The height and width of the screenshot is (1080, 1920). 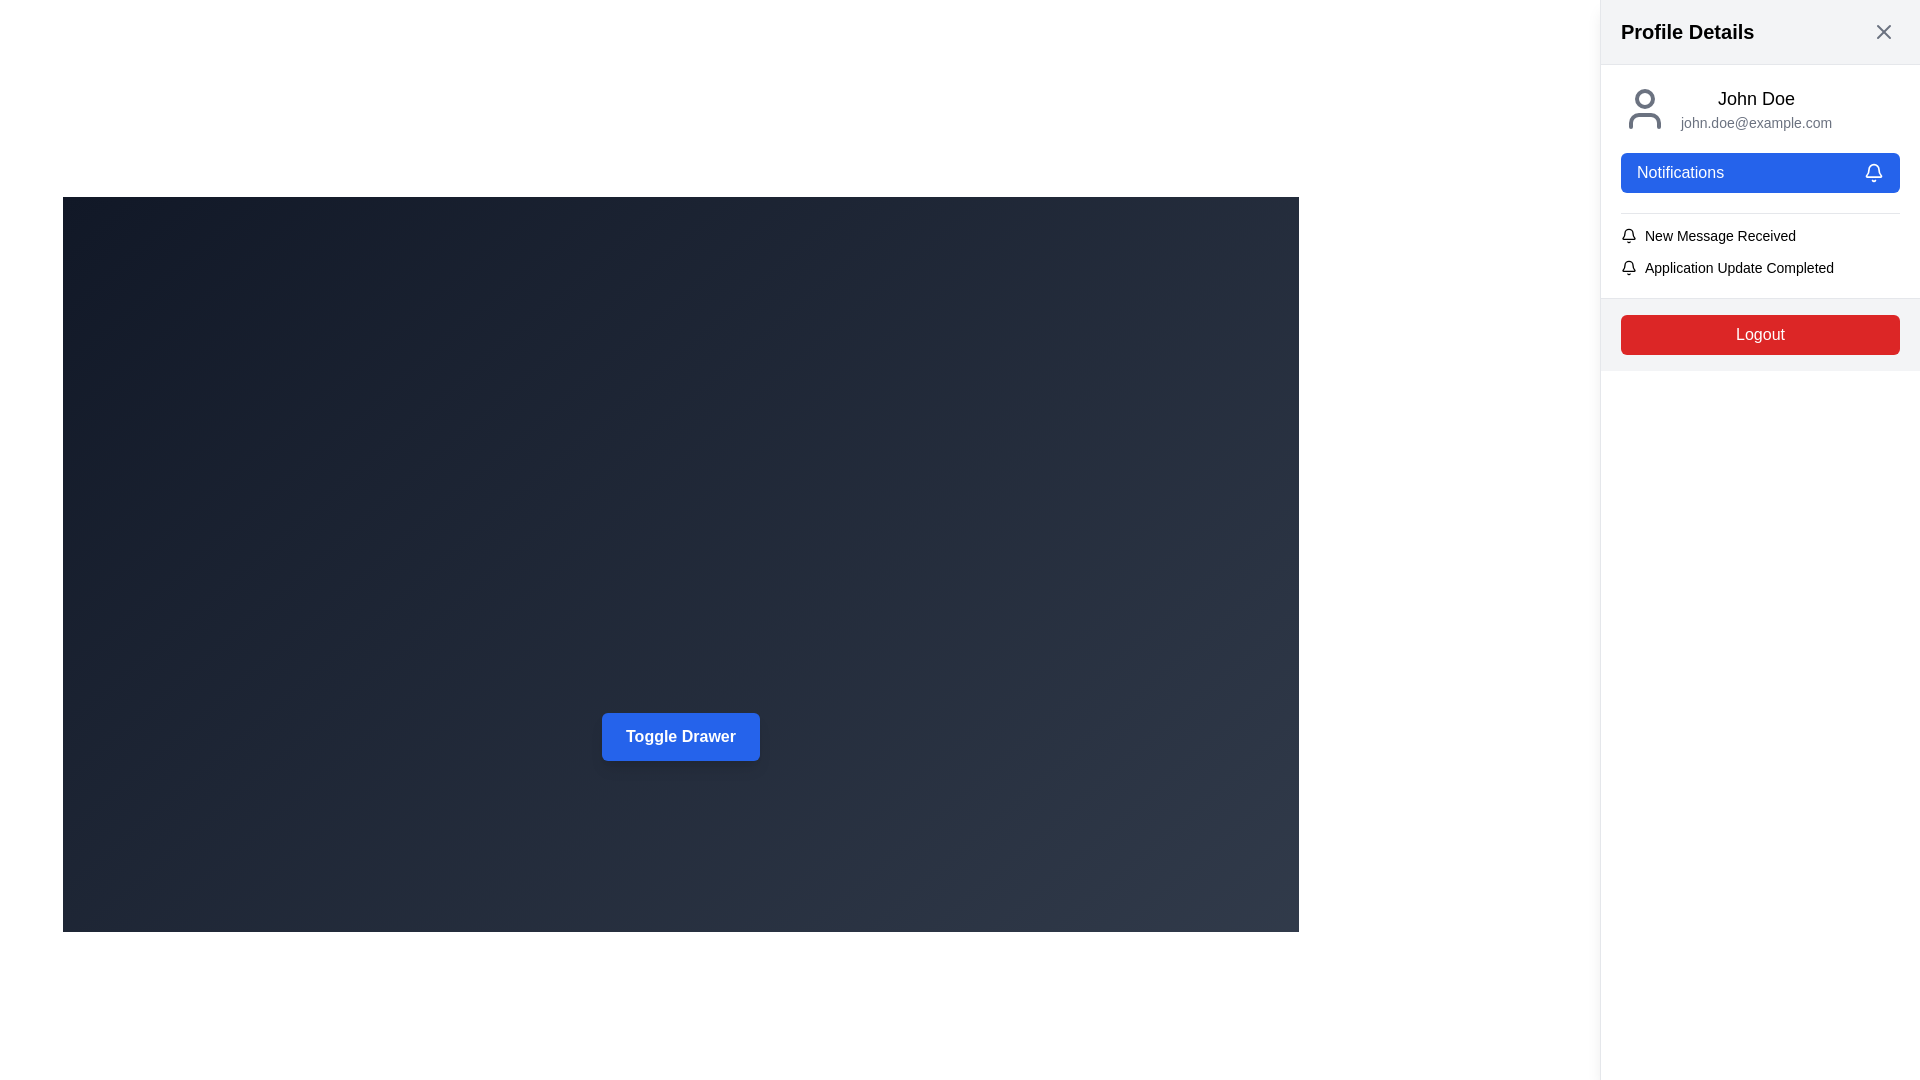 I want to click on the 'Profile Details' section at the top of the side panel, which contains the user icon and the name 'John Doe', so click(x=1760, y=108).